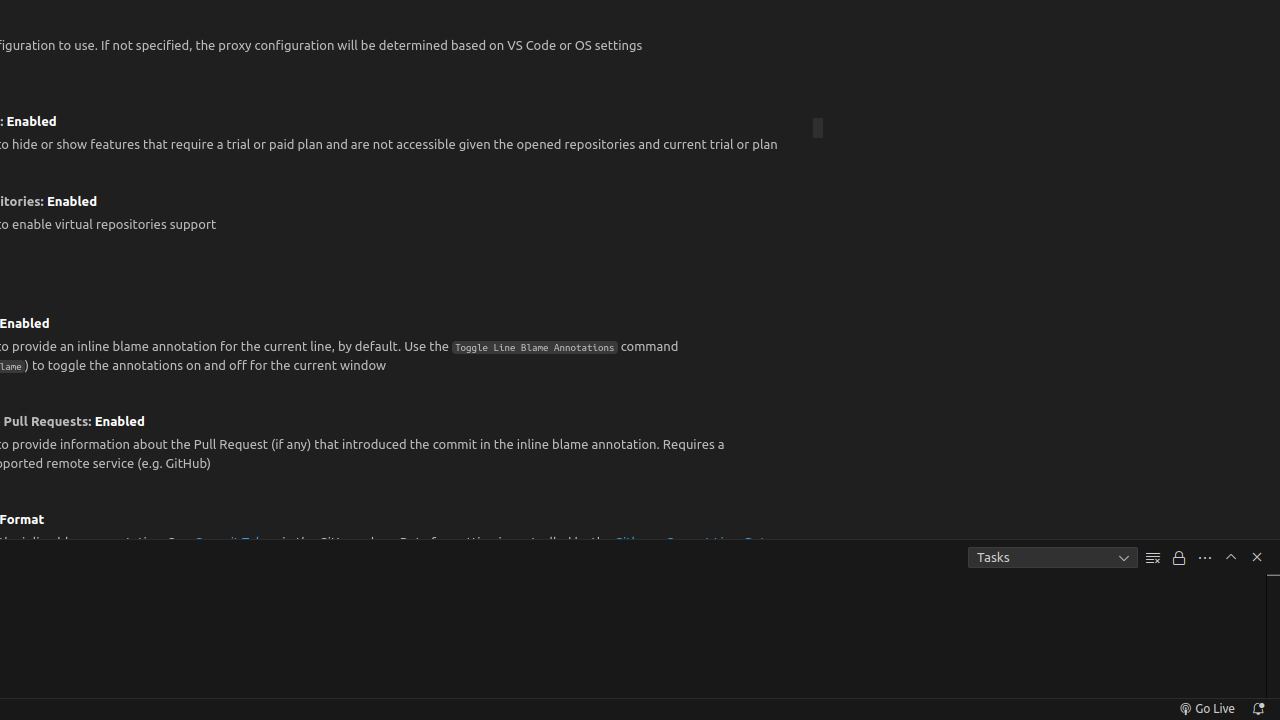 The image size is (1280, 720). I want to click on 'Hide Panel', so click(1255, 556).